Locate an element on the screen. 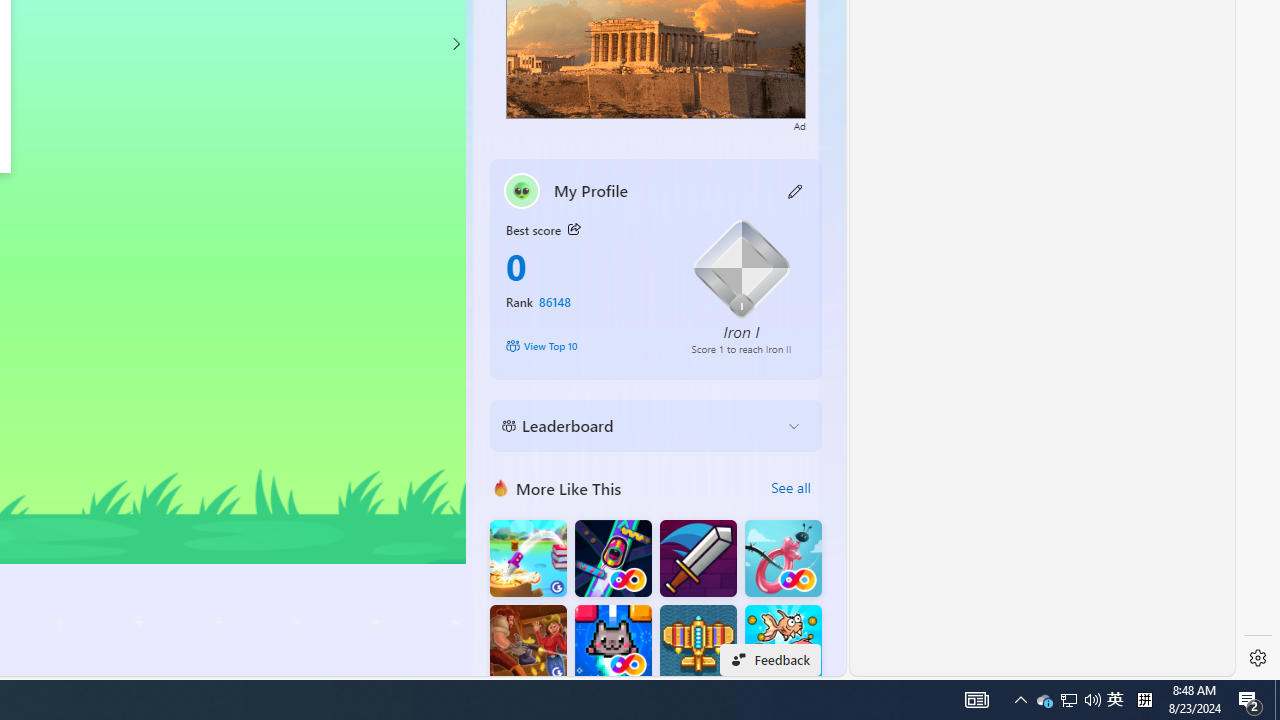 Image resolution: width=1280 pixels, height=720 pixels. 'Kitten Force FRVR' is located at coordinates (612, 643).